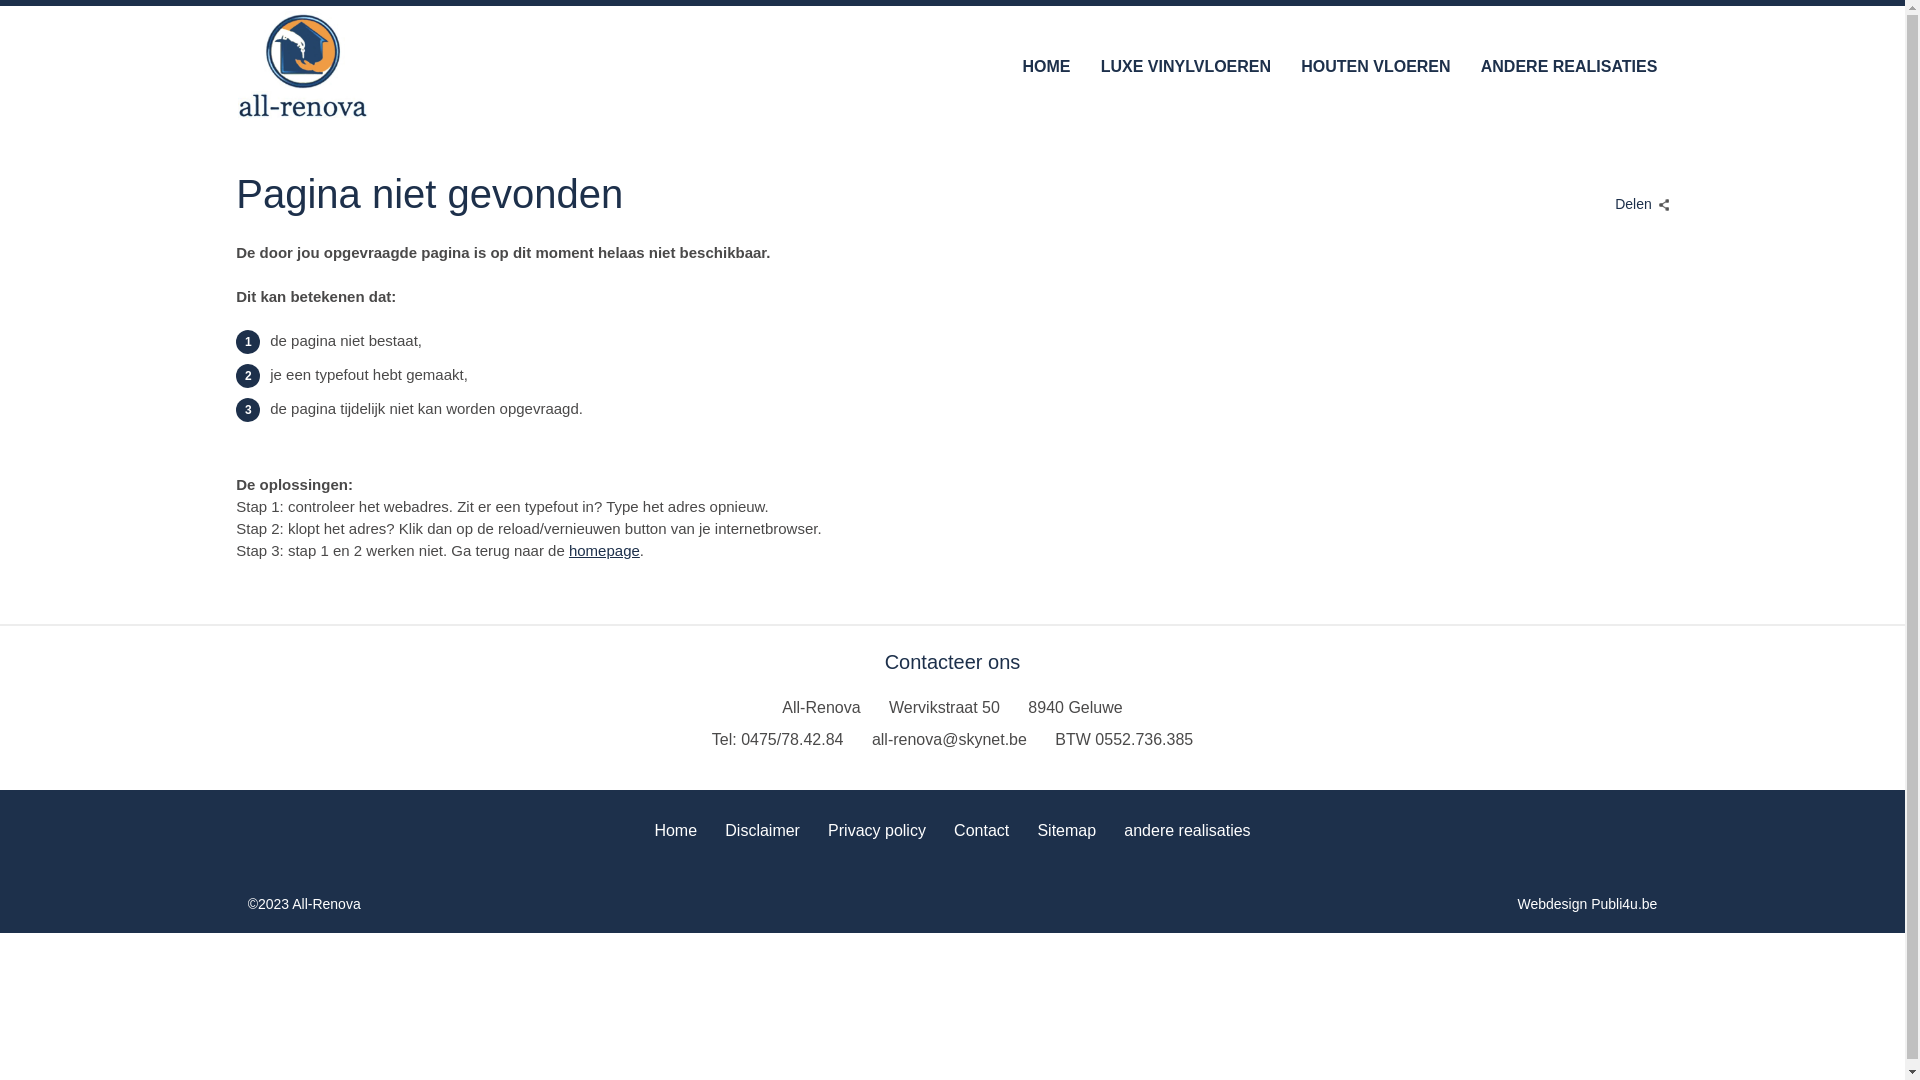 The image size is (1920, 1080). Describe the element at coordinates (948, 740) in the screenshot. I see `'all-renova@skynet.be'` at that location.